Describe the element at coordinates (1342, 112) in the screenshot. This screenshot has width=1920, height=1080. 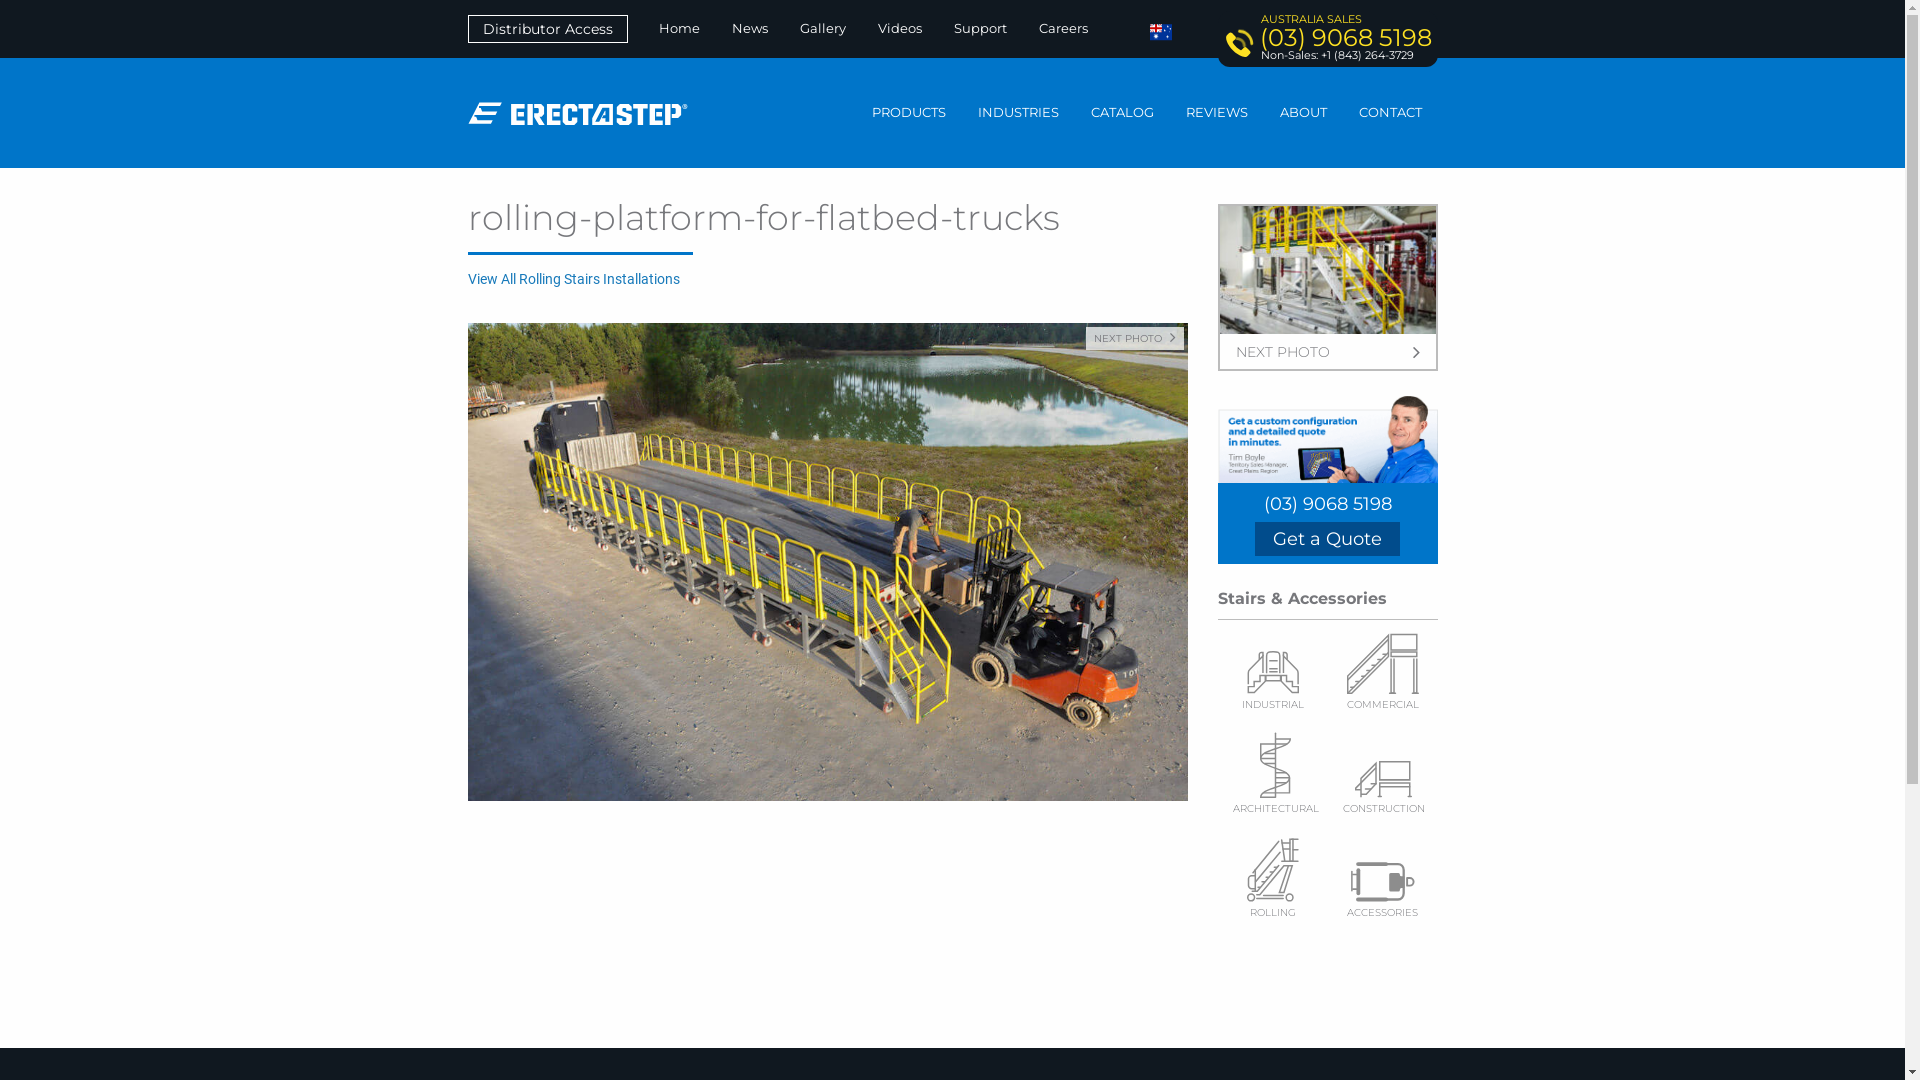
I see `'CONTACT'` at that location.